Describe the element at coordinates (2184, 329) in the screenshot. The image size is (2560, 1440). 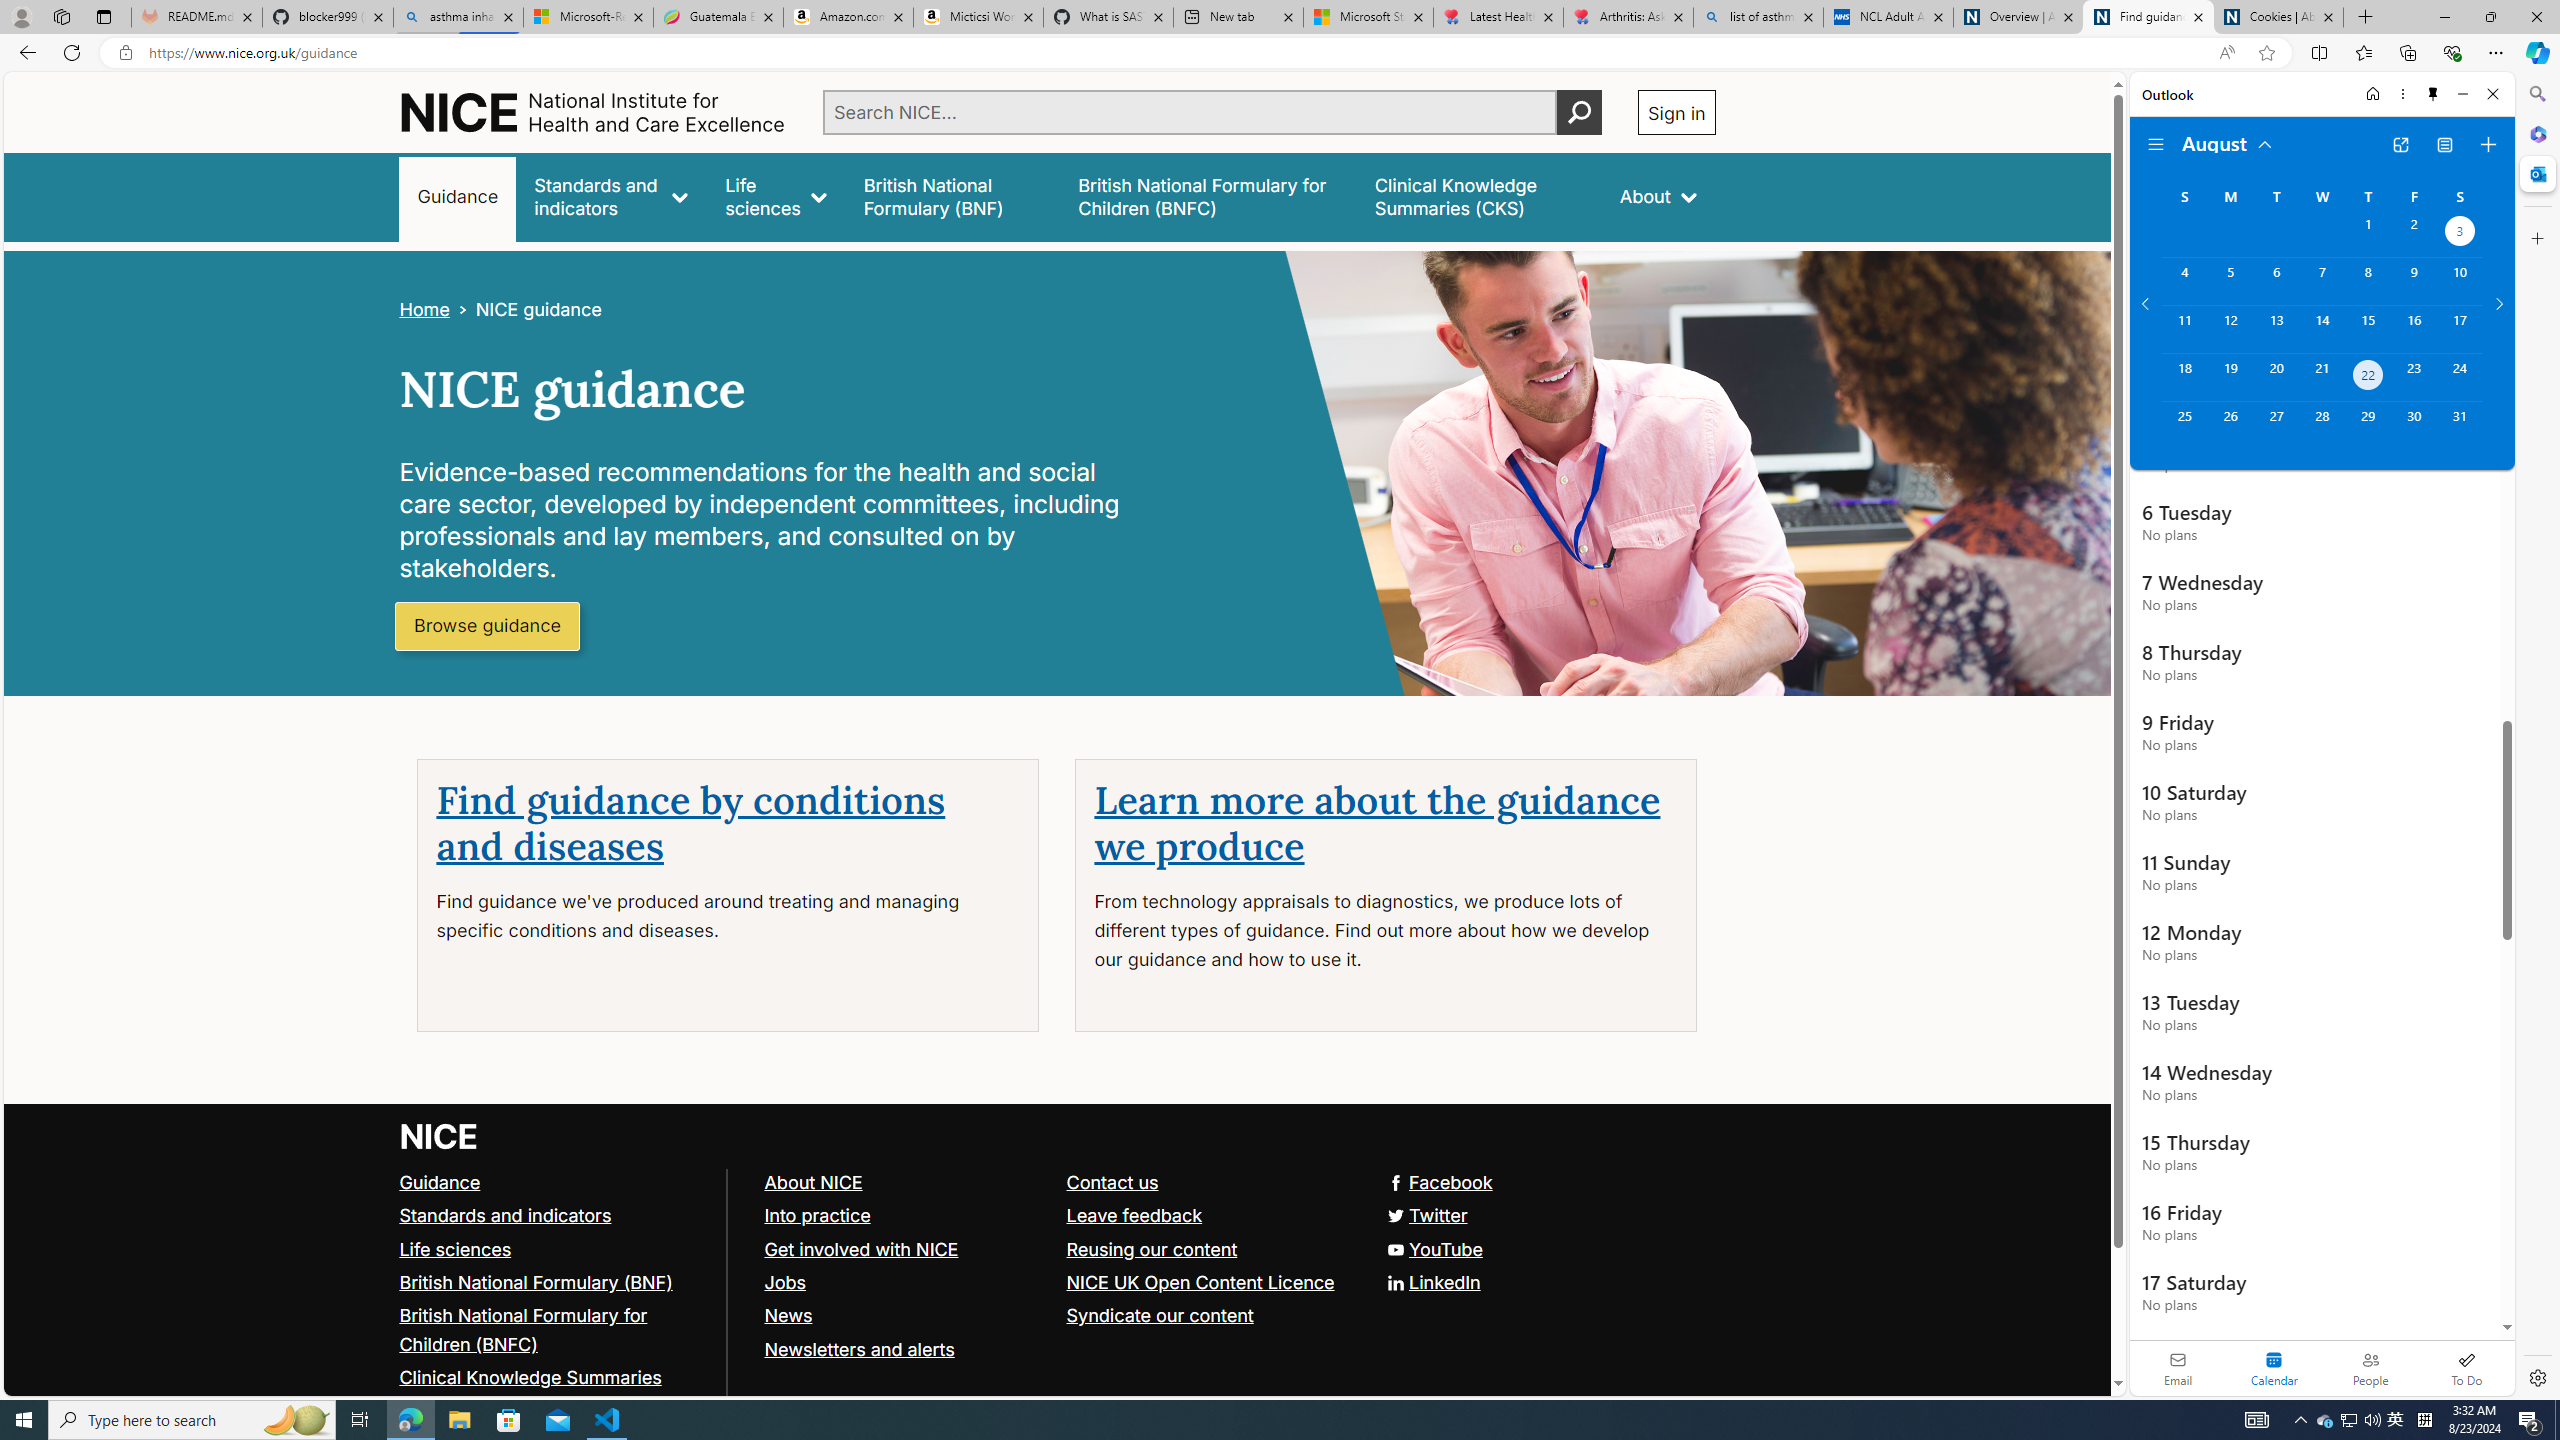
I see `'Sunday, August 11, 2024. '` at that location.